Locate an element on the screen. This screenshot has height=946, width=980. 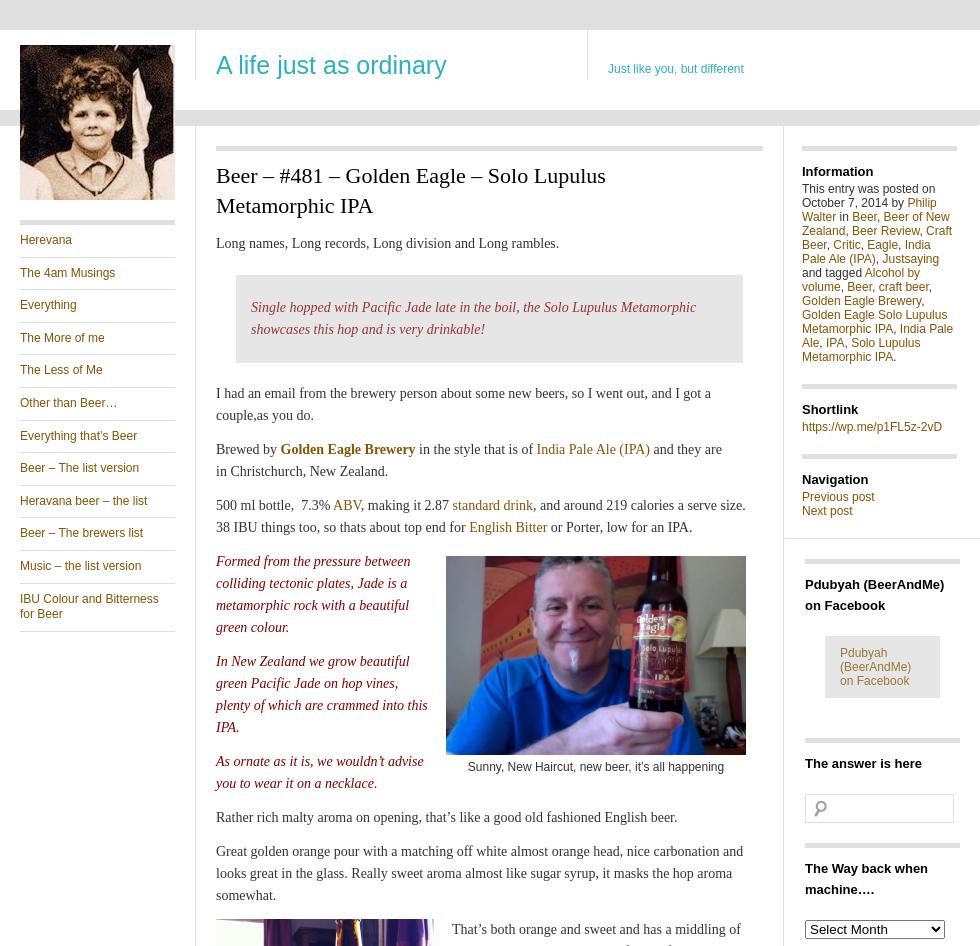
'Everything' is located at coordinates (48, 303).